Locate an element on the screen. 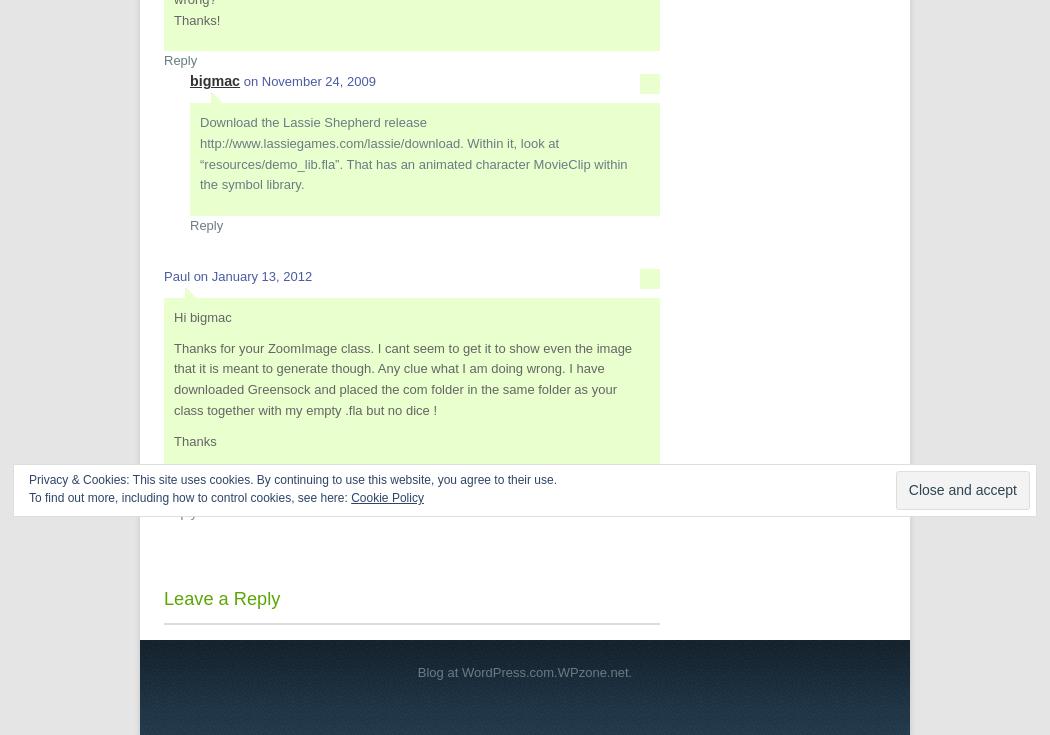 This screenshot has height=735, width=1050. 'Thanks!' is located at coordinates (195, 18).